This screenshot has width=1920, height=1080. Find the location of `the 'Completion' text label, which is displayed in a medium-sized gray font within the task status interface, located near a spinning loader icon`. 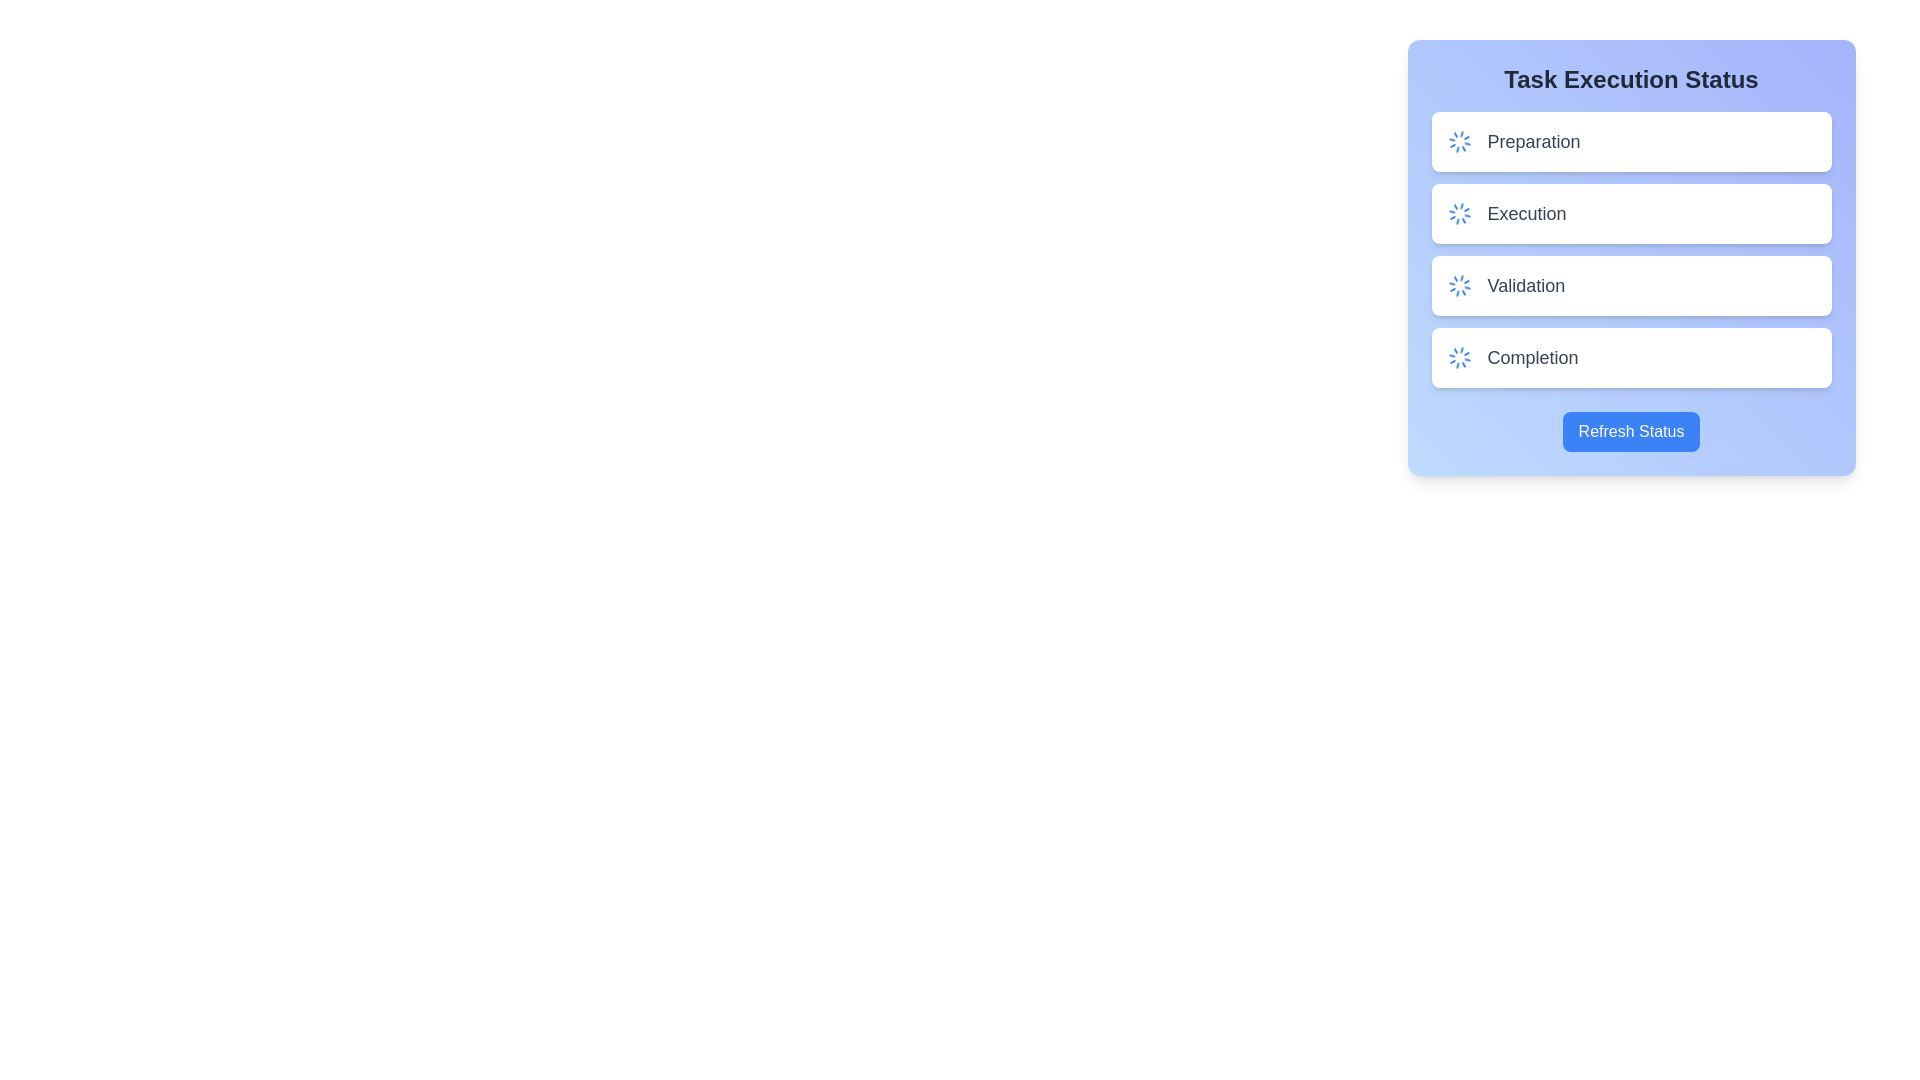

the 'Completion' text label, which is displayed in a medium-sized gray font within the task status interface, located near a spinning loader icon is located at coordinates (1531, 357).